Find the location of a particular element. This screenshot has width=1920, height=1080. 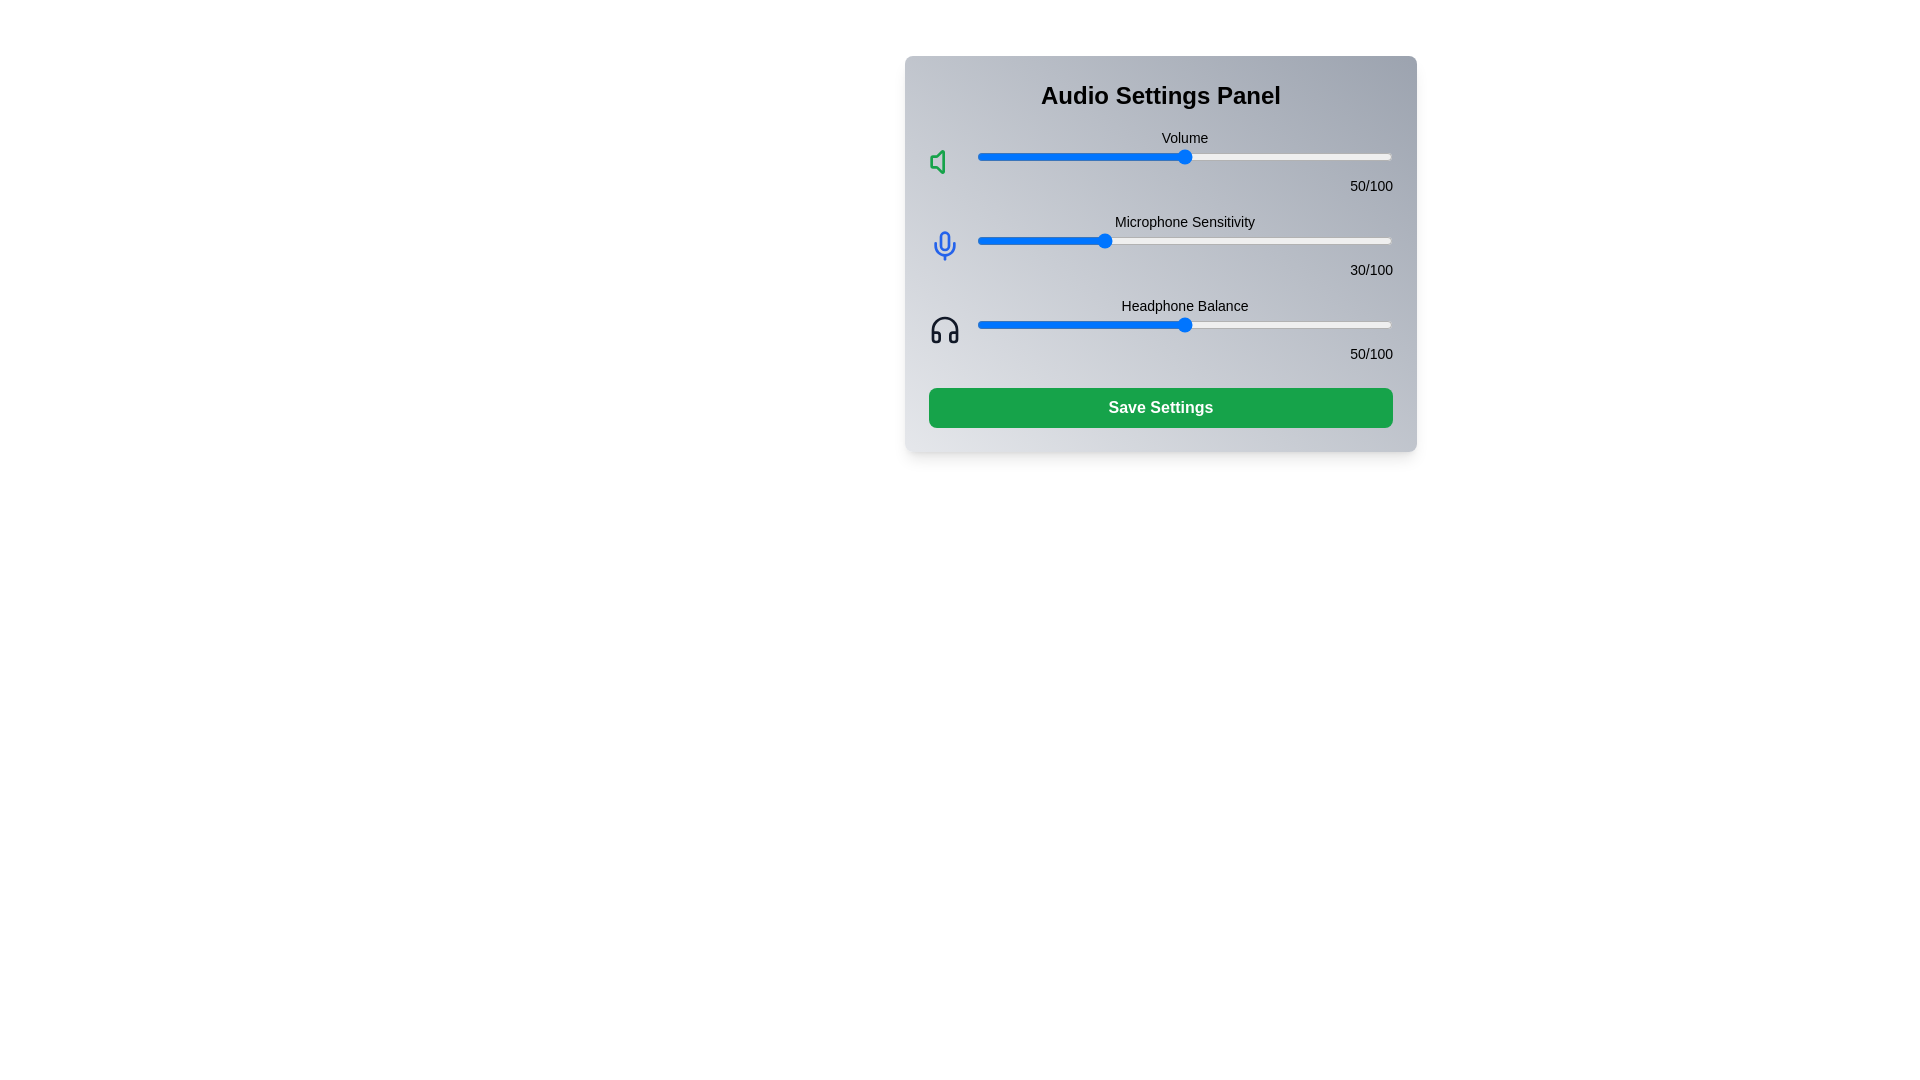

the microphone sensitivity is located at coordinates (1155, 239).